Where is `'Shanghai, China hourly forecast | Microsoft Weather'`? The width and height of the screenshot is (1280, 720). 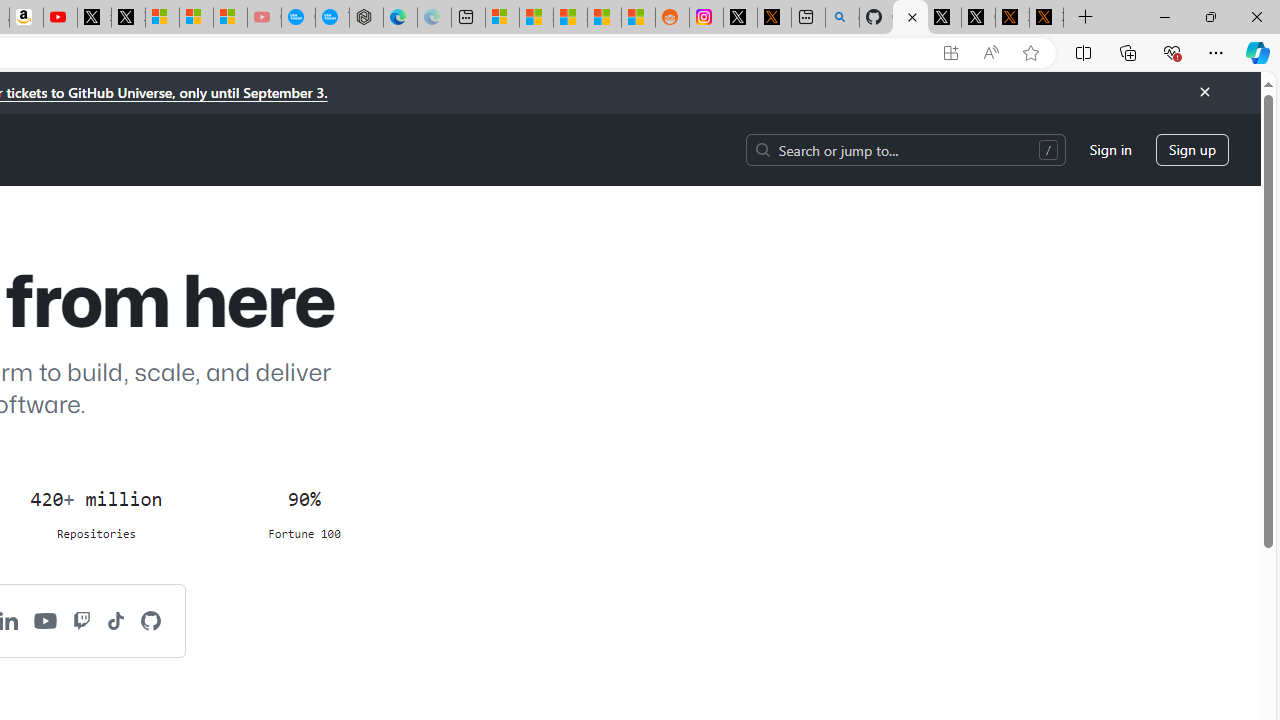
'Shanghai, China hourly forecast | Microsoft Weather' is located at coordinates (569, 17).